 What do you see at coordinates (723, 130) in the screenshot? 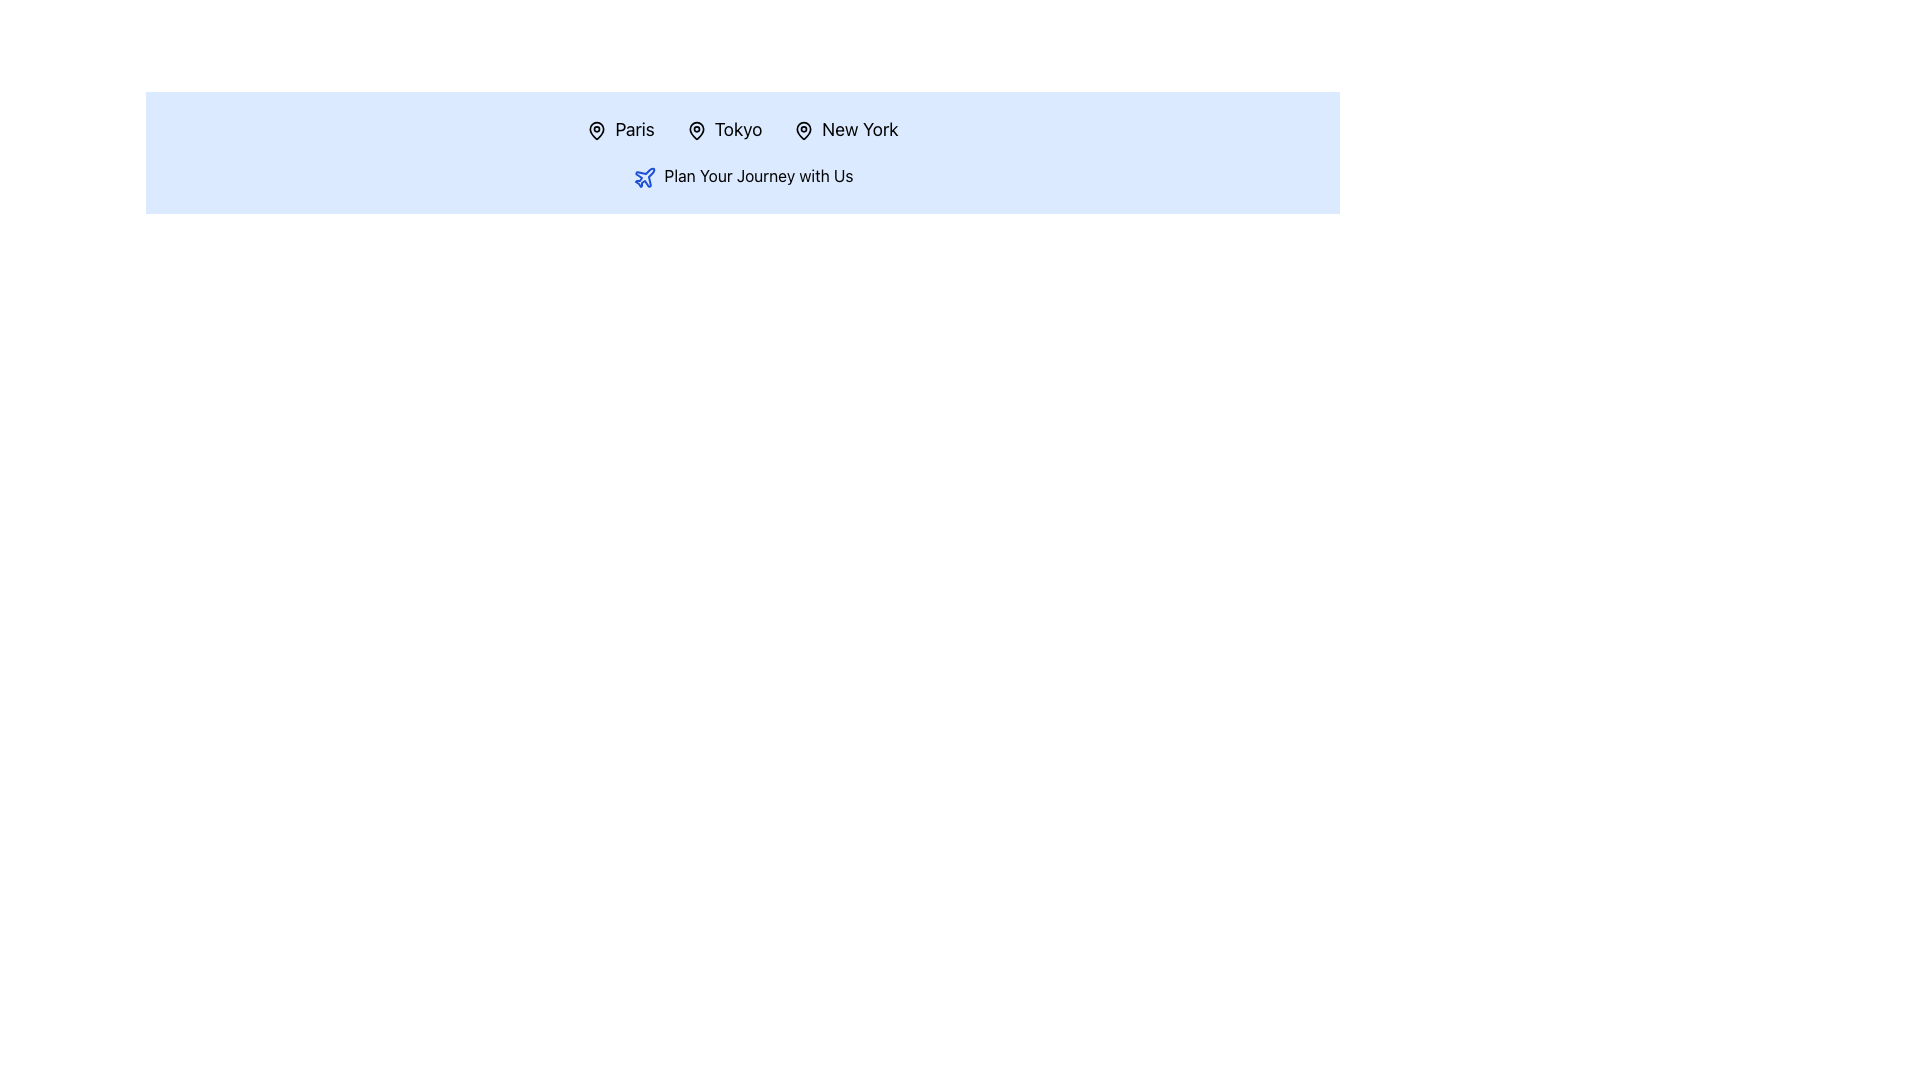
I see `the text 'Tokyo', a larger font-sized label in a horizontal list of city names` at bounding box center [723, 130].